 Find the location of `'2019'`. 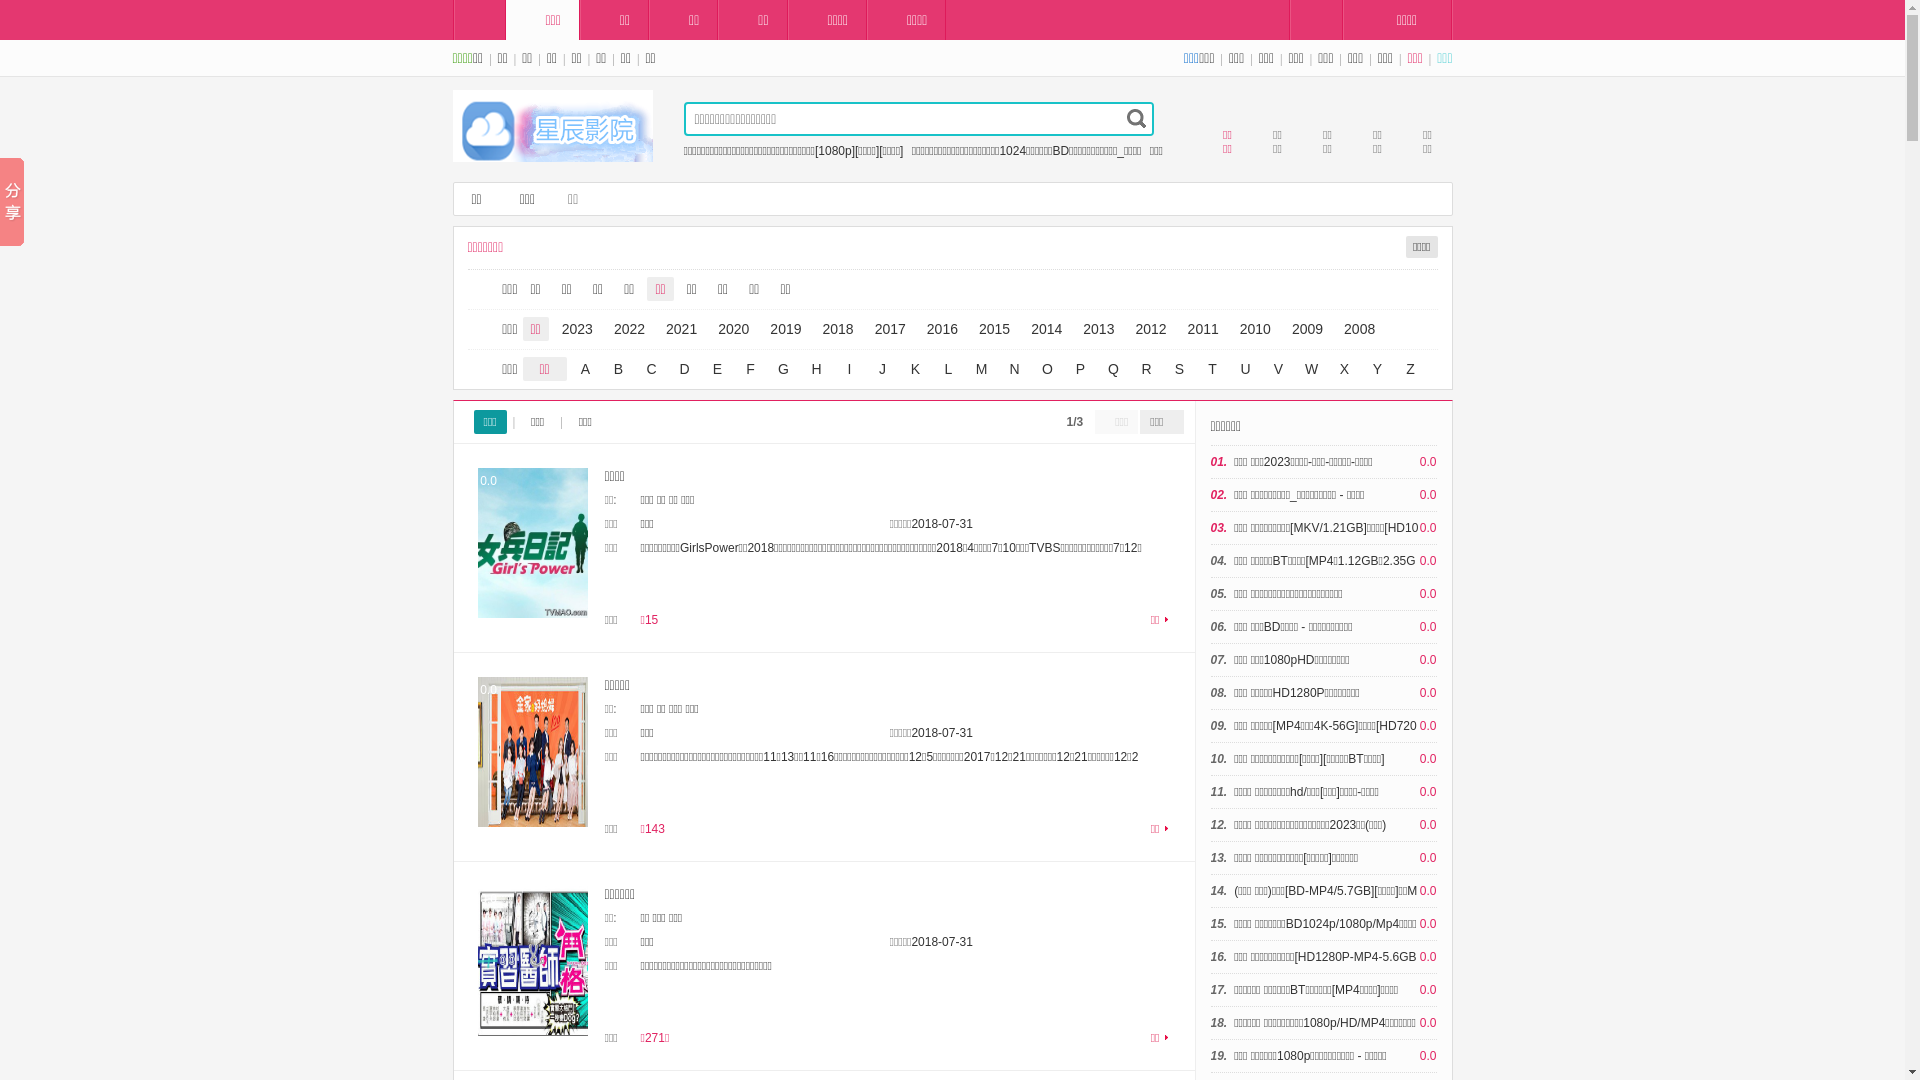

'2019' is located at coordinates (784, 327).